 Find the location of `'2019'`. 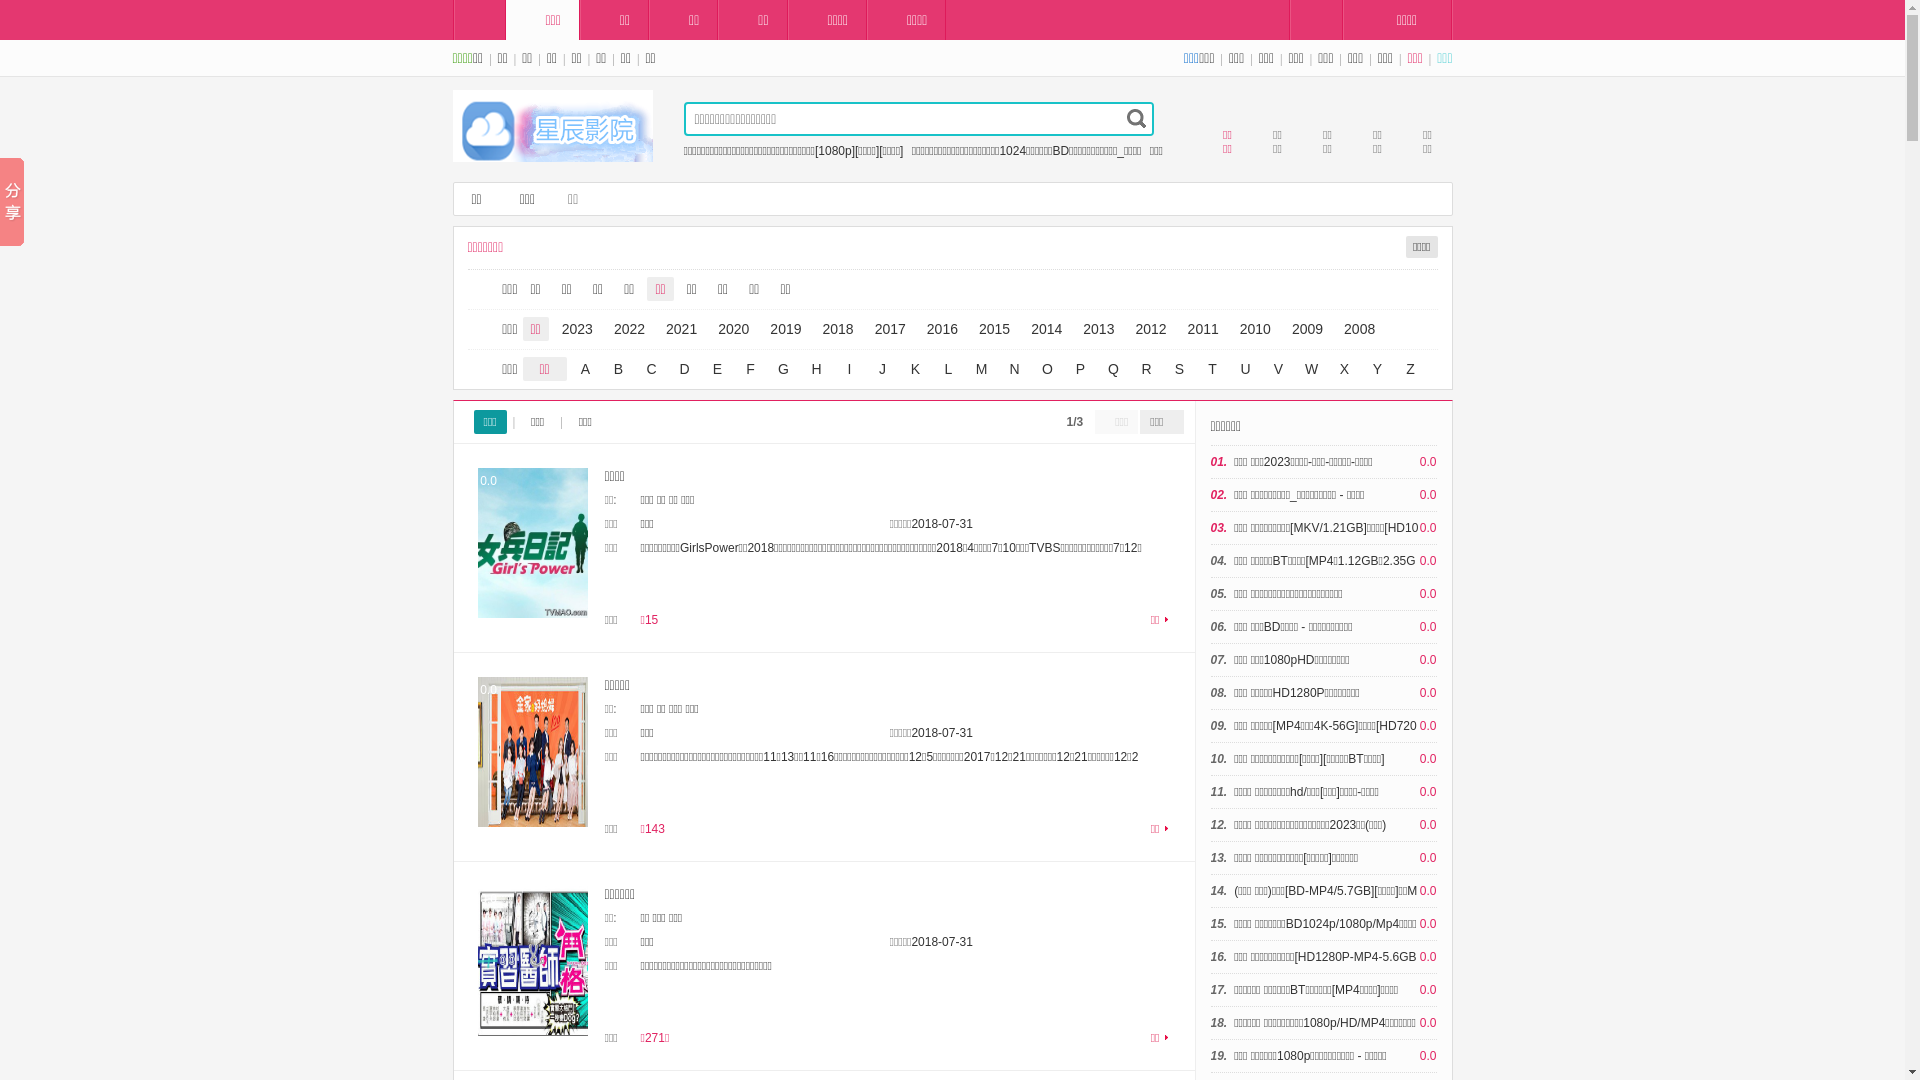

'2019' is located at coordinates (784, 327).